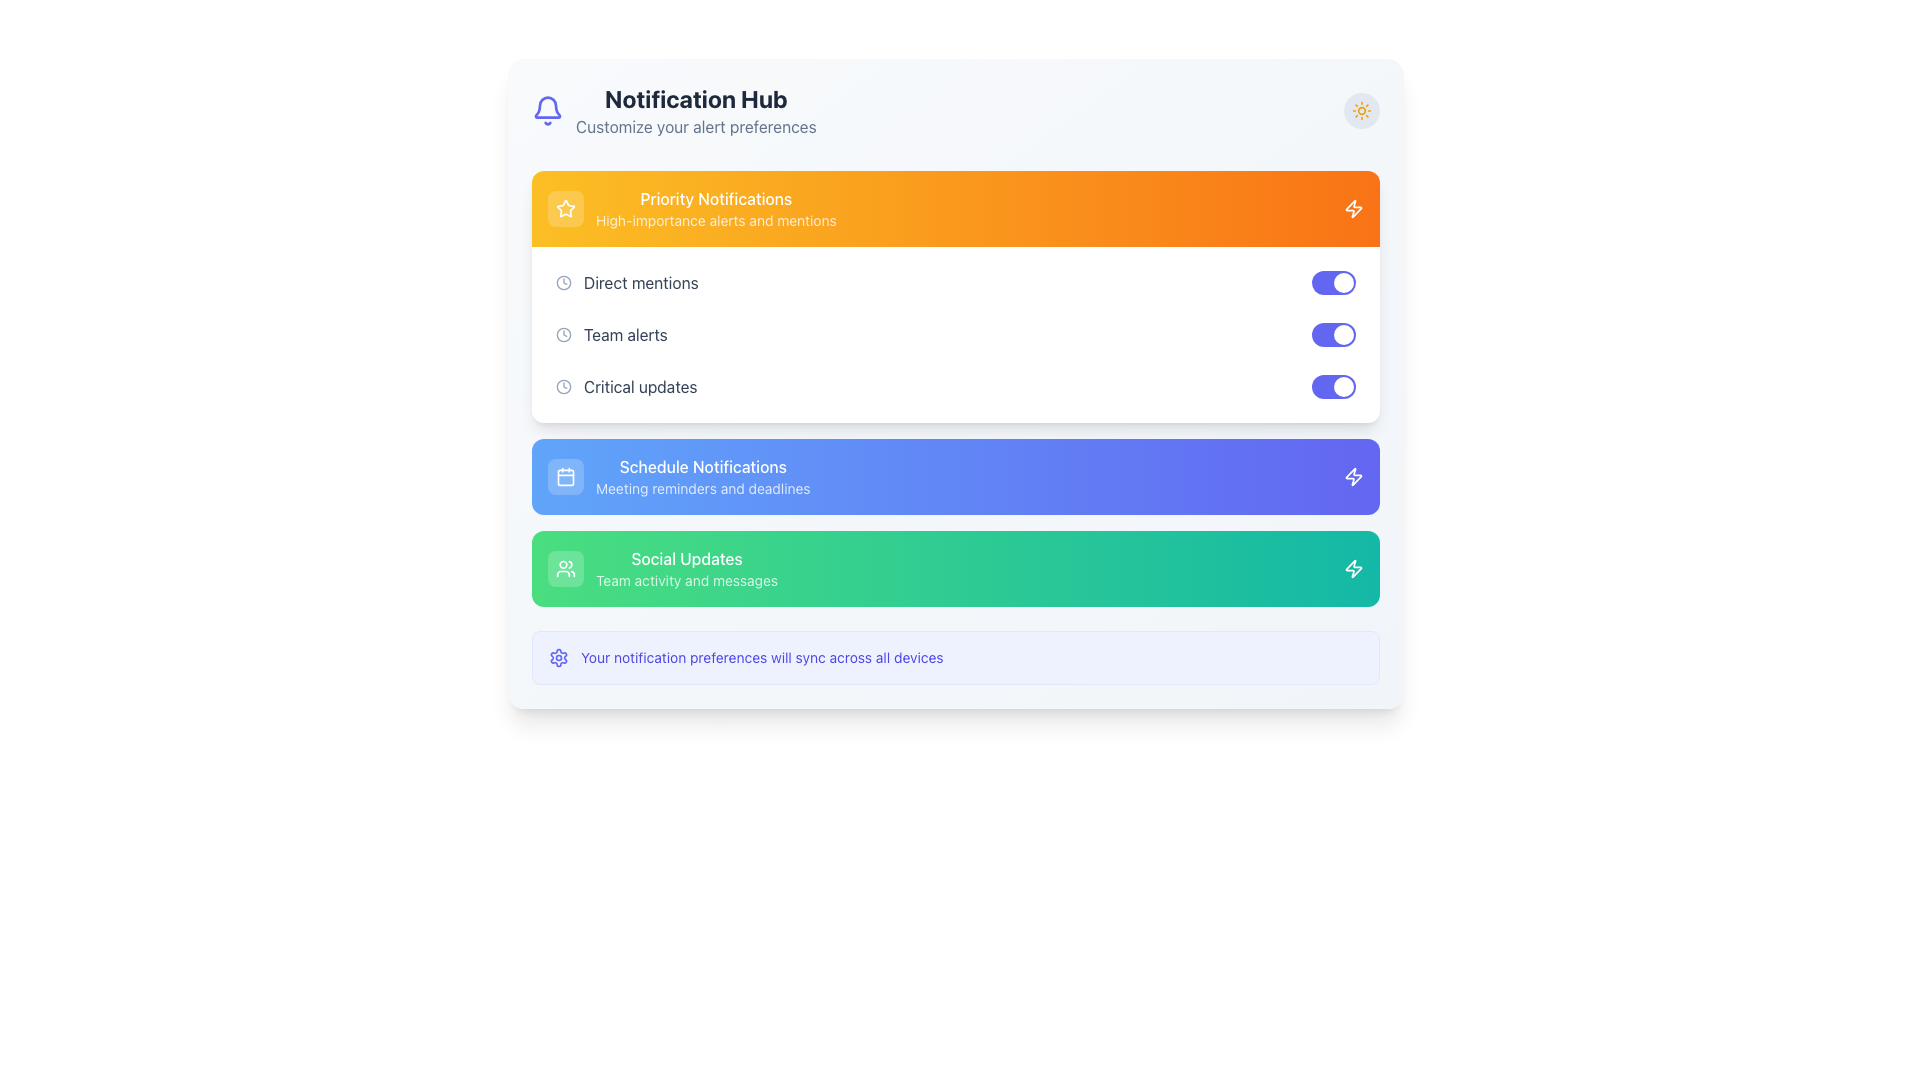  What do you see at coordinates (1353, 569) in the screenshot?
I see `the icon located in the bottom-right corner of the bright green 'Social Updates' section, which serves as a visual indicator for interactivity` at bounding box center [1353, 569].